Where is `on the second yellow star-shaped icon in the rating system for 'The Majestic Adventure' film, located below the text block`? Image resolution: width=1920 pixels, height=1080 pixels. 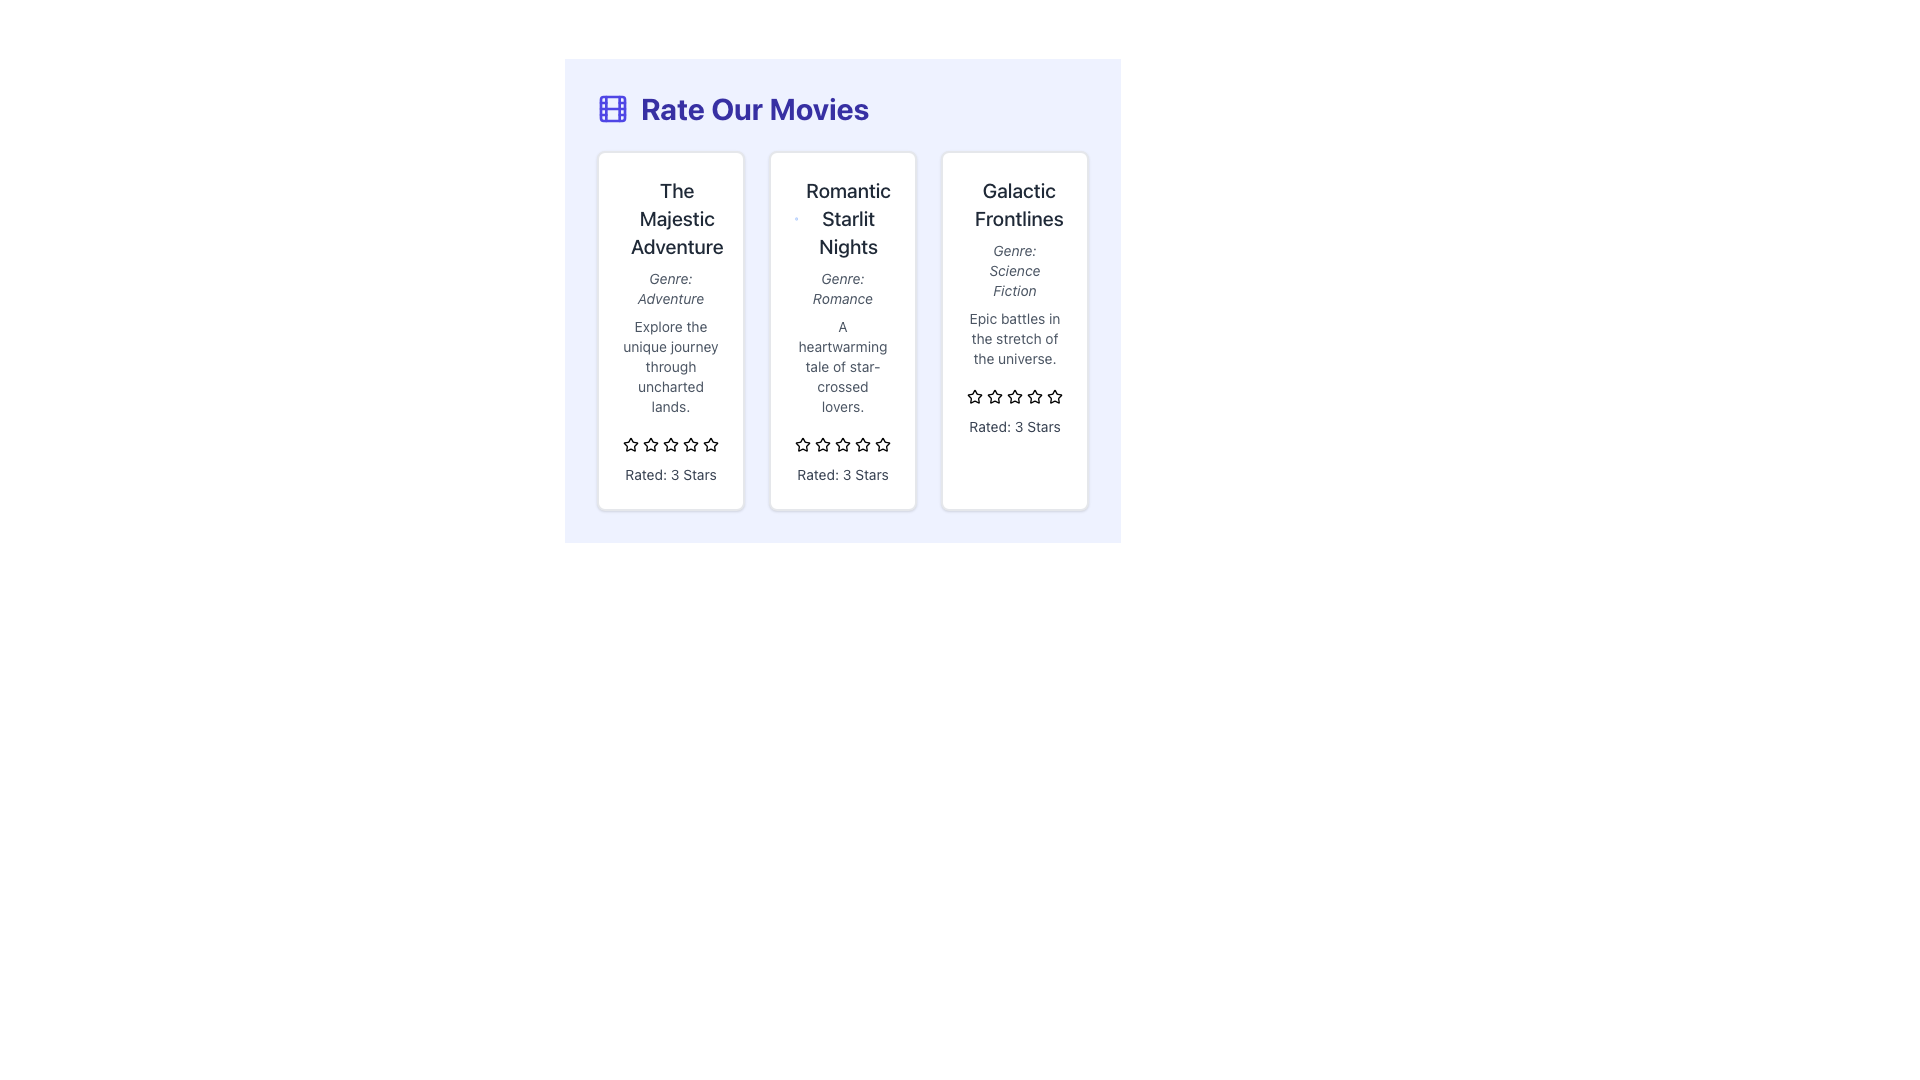 on the second yellow star-shaped icon in the rating system for 'The Majestic Adventure' film, located below the text block is located at coordinates (629, 443).